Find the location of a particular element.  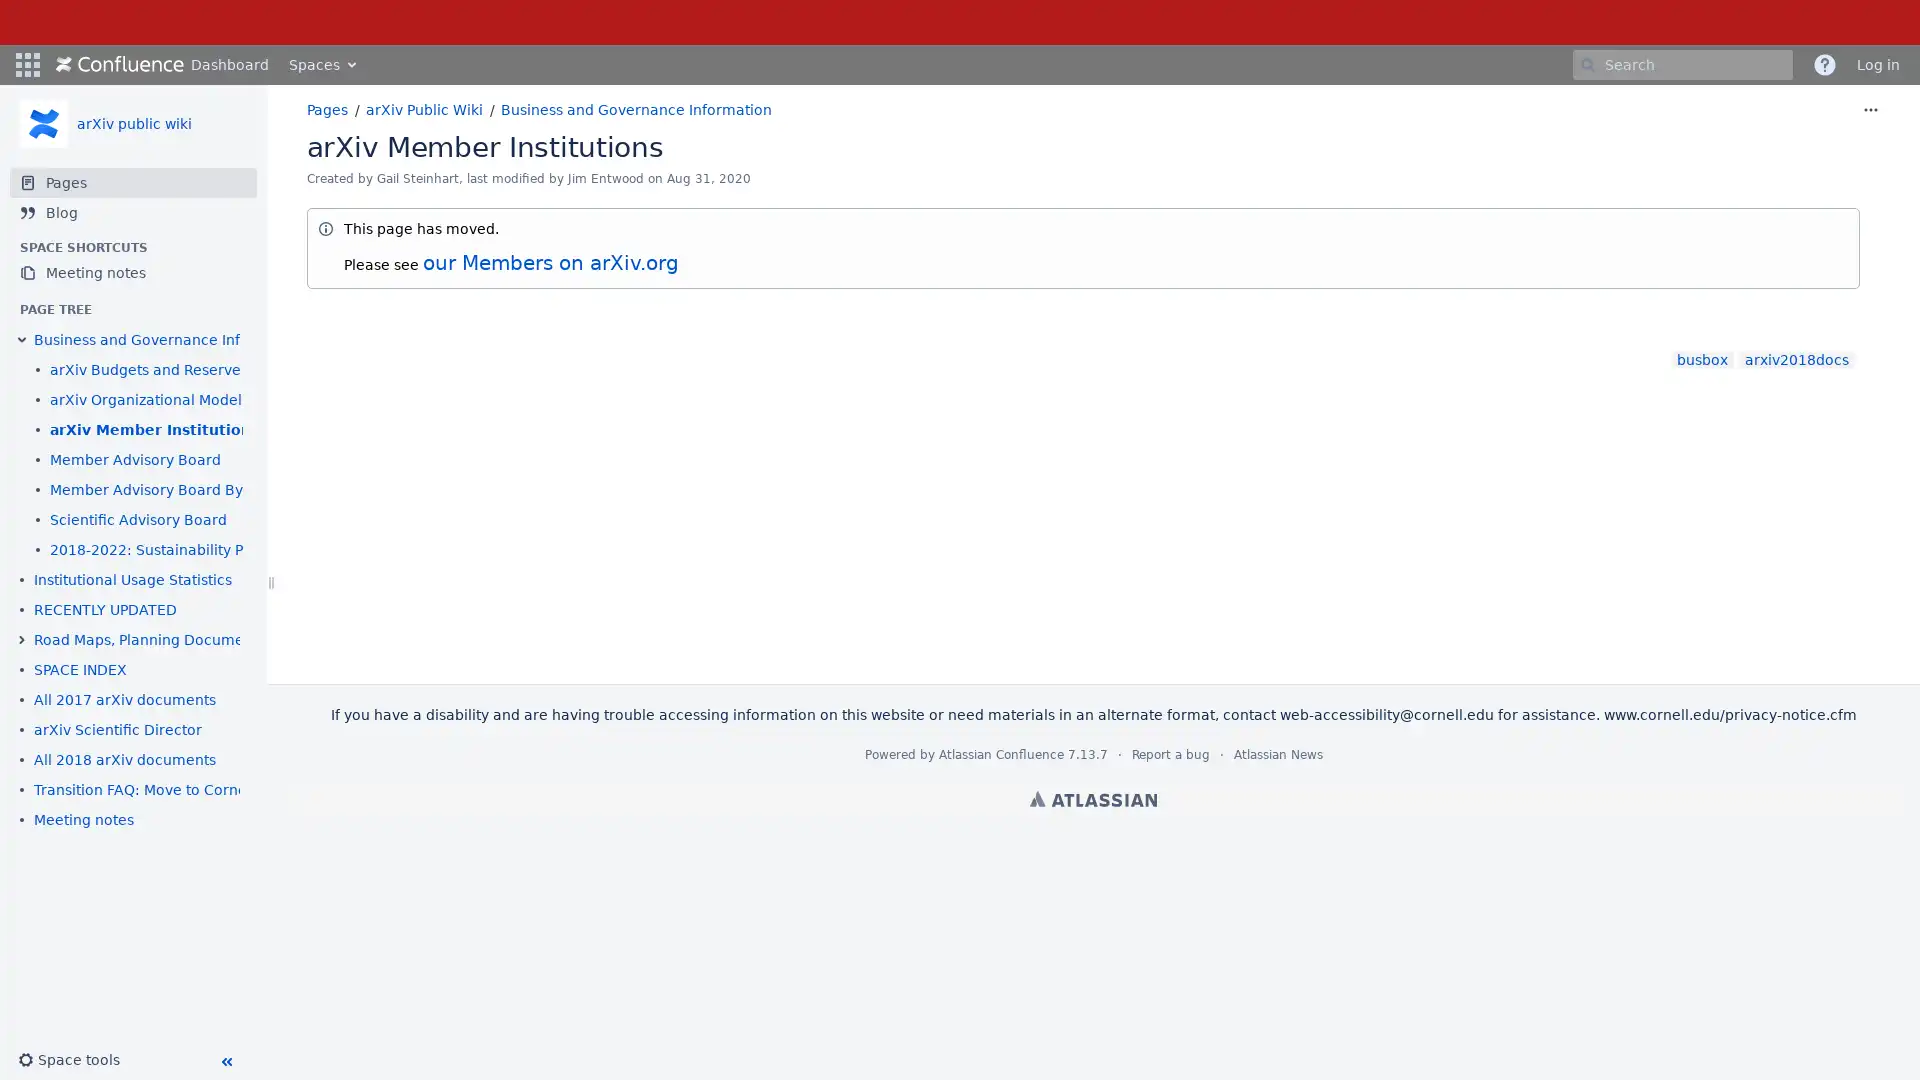

Collapse sidebar ( [ ) is located at coordinates (225, 1060).